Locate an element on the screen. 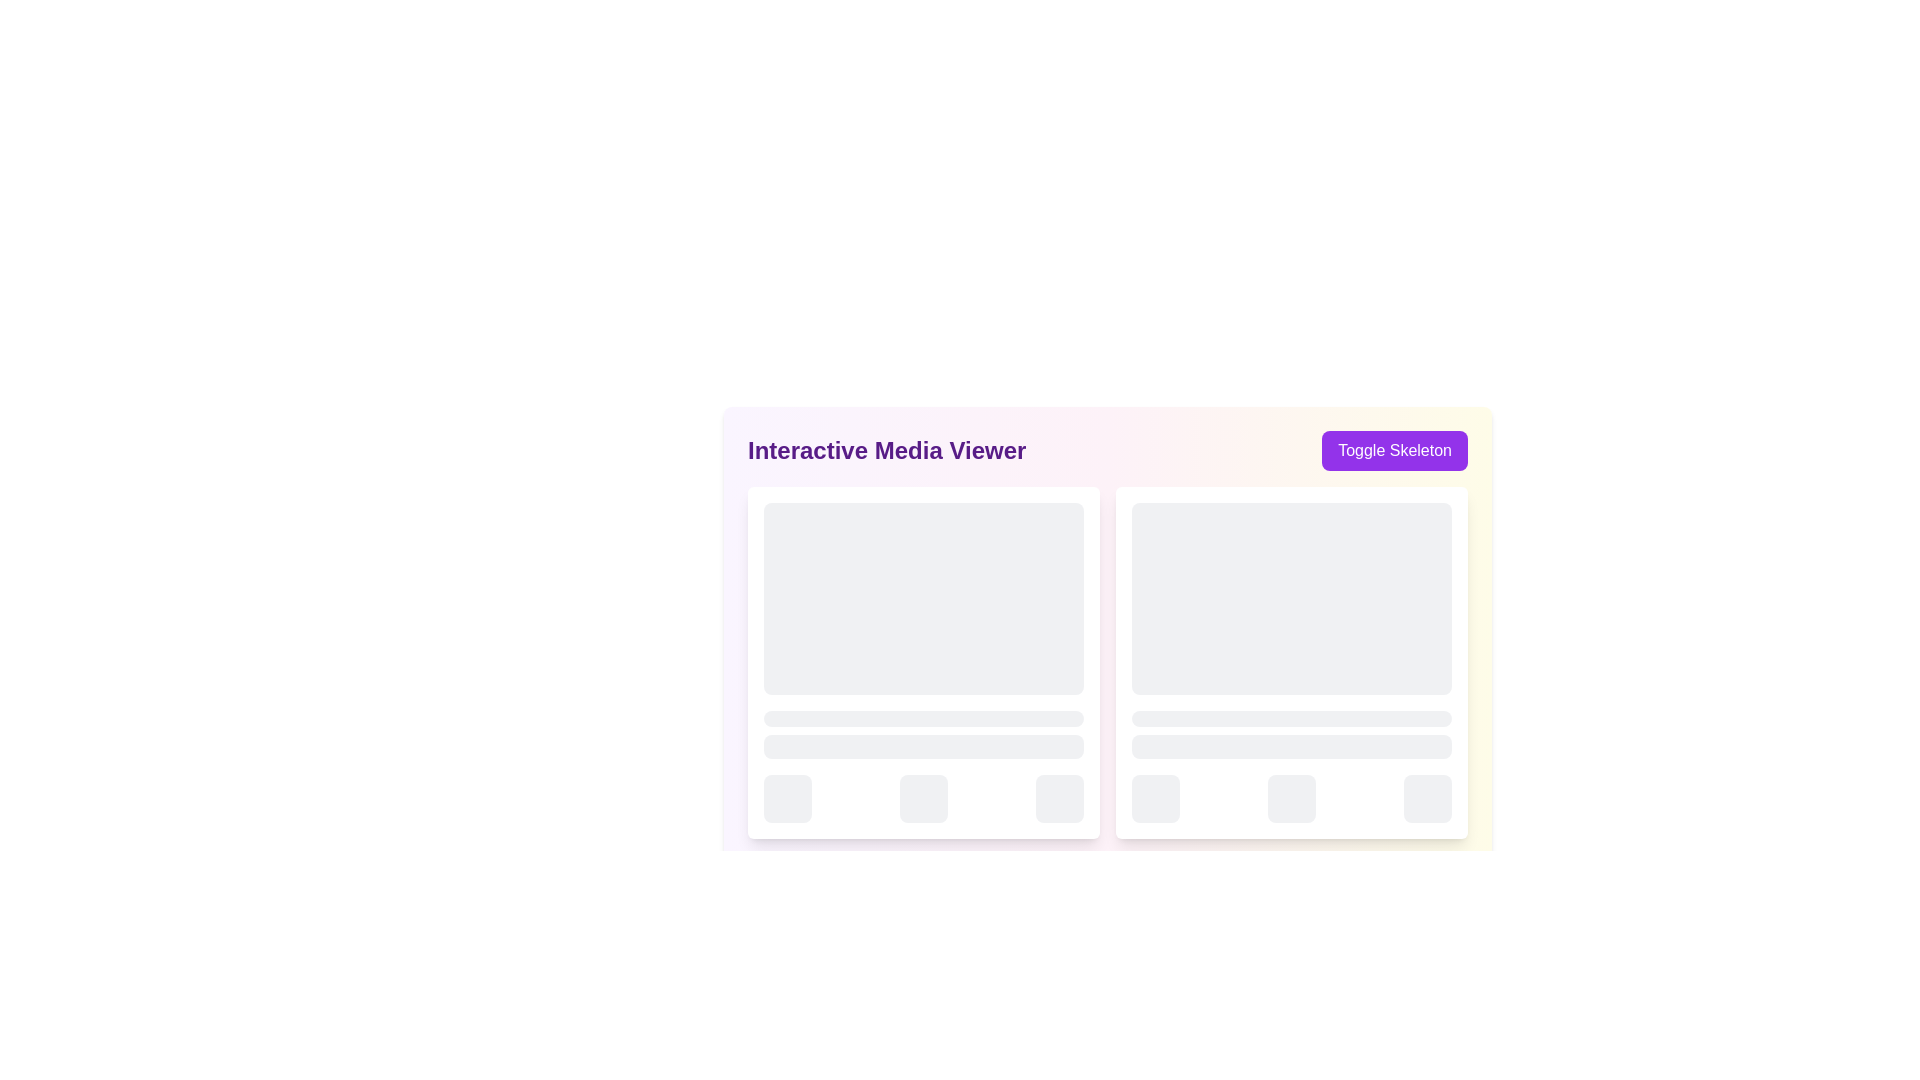 This screenshot has height=1080, width=1920. the placeholder element used in skeleton screens, located in the lower half of a card layout on the right side of the interface is located at coordinates (1291, 735).